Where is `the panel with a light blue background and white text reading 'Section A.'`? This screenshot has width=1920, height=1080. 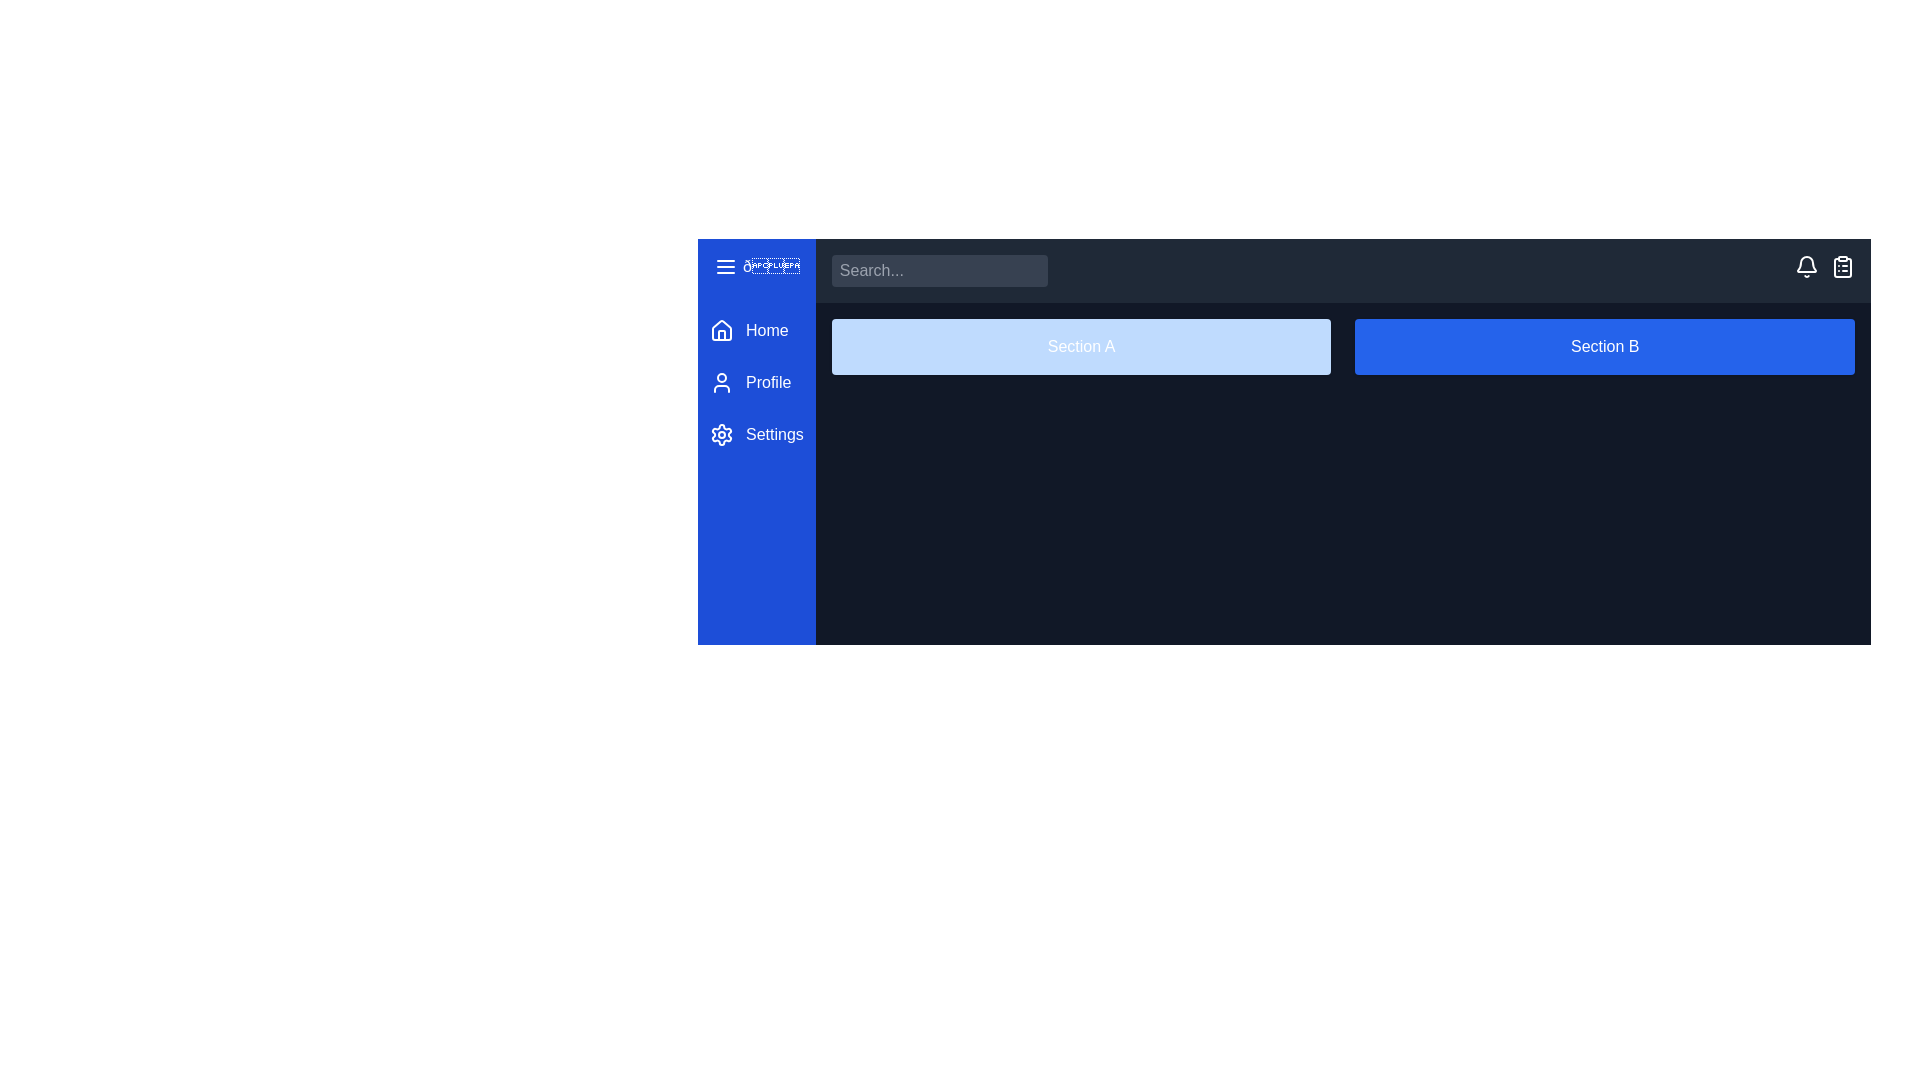
the panel with a light blue background and white text reading 'Section A.' is located at coordinates (1080, 346).